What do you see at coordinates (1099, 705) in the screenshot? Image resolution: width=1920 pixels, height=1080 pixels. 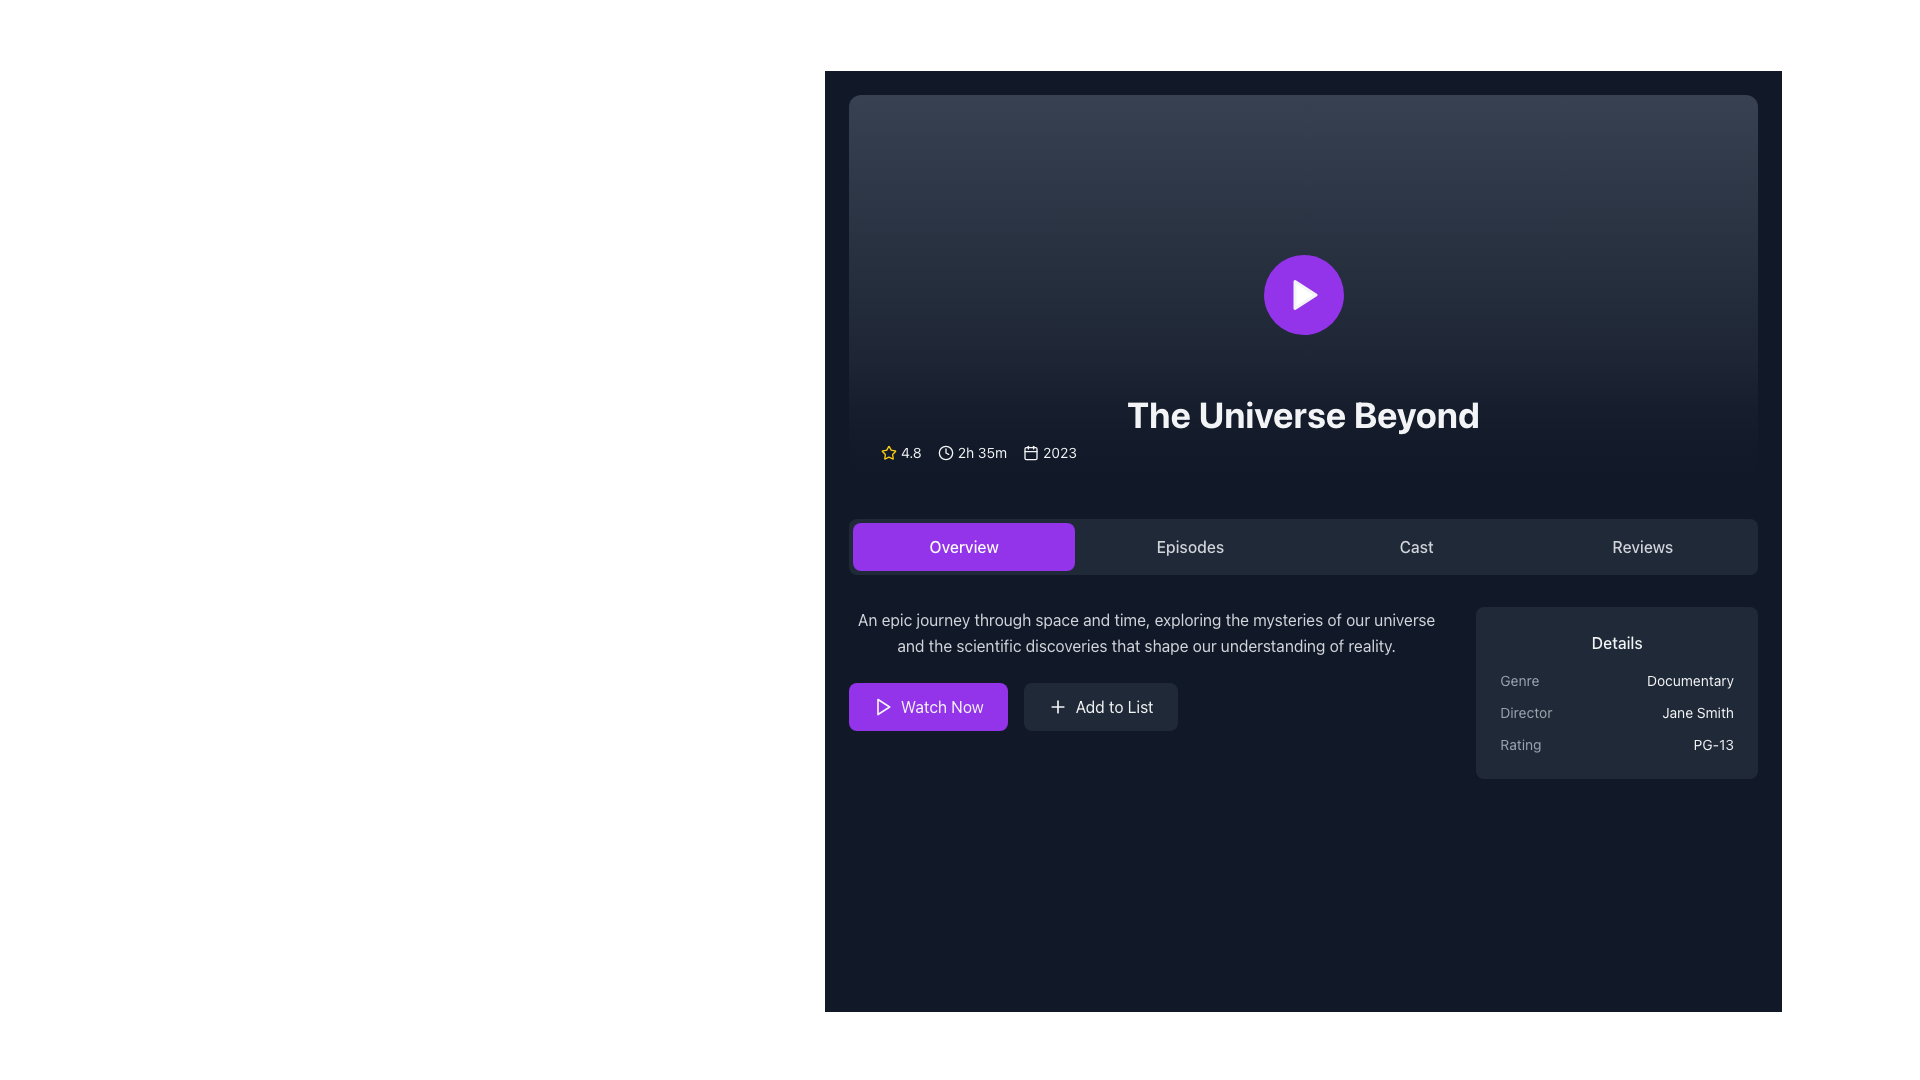 I see `the 'Add to List' button, which is a rectangular button with rounded corners and a dark gray background that lightens slightly when hovered` at bounding box center [1099, 705].